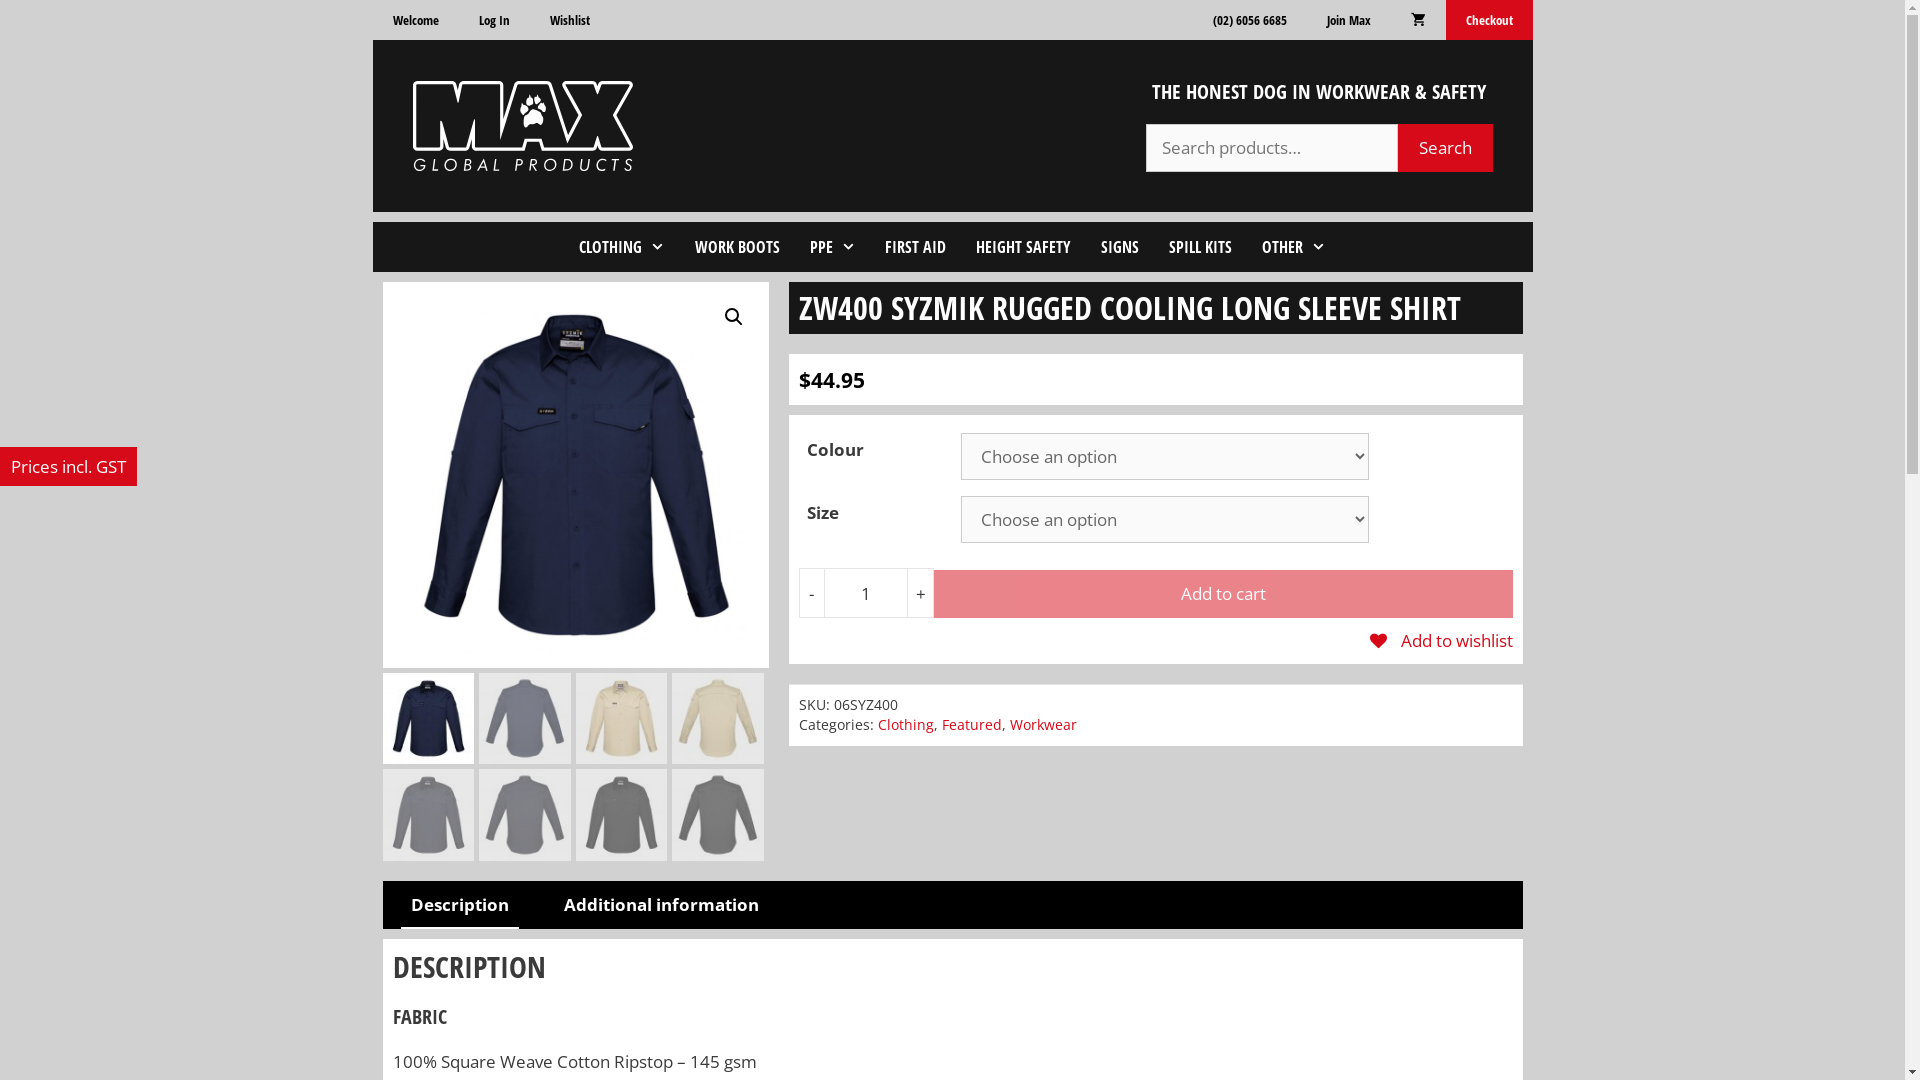  What do you see at coordinates (824, 592) in the screenshot?
I see `'Qty'` at bounding box center [824, 592].